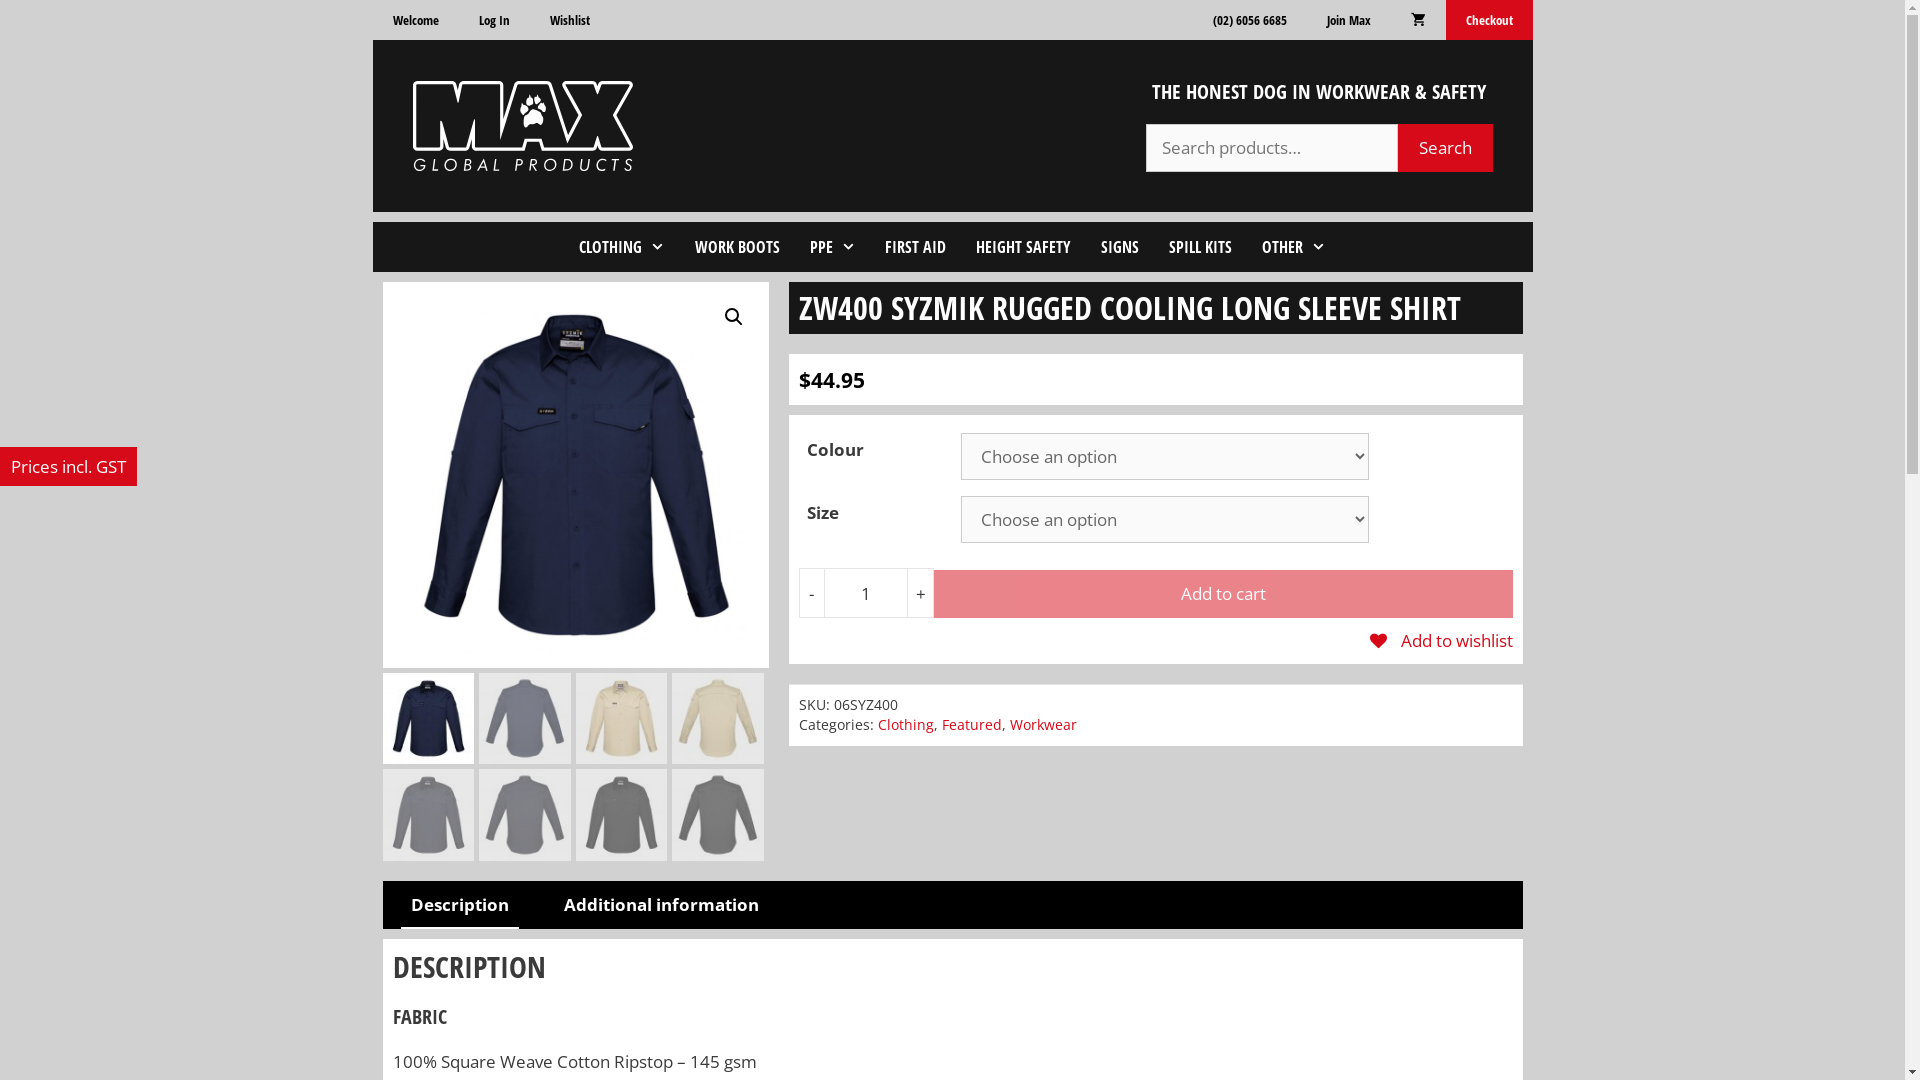  What do you see at coordinates (824, 592) in the screenshot?
I see `'Qty'` at bounding box center [824, 592].